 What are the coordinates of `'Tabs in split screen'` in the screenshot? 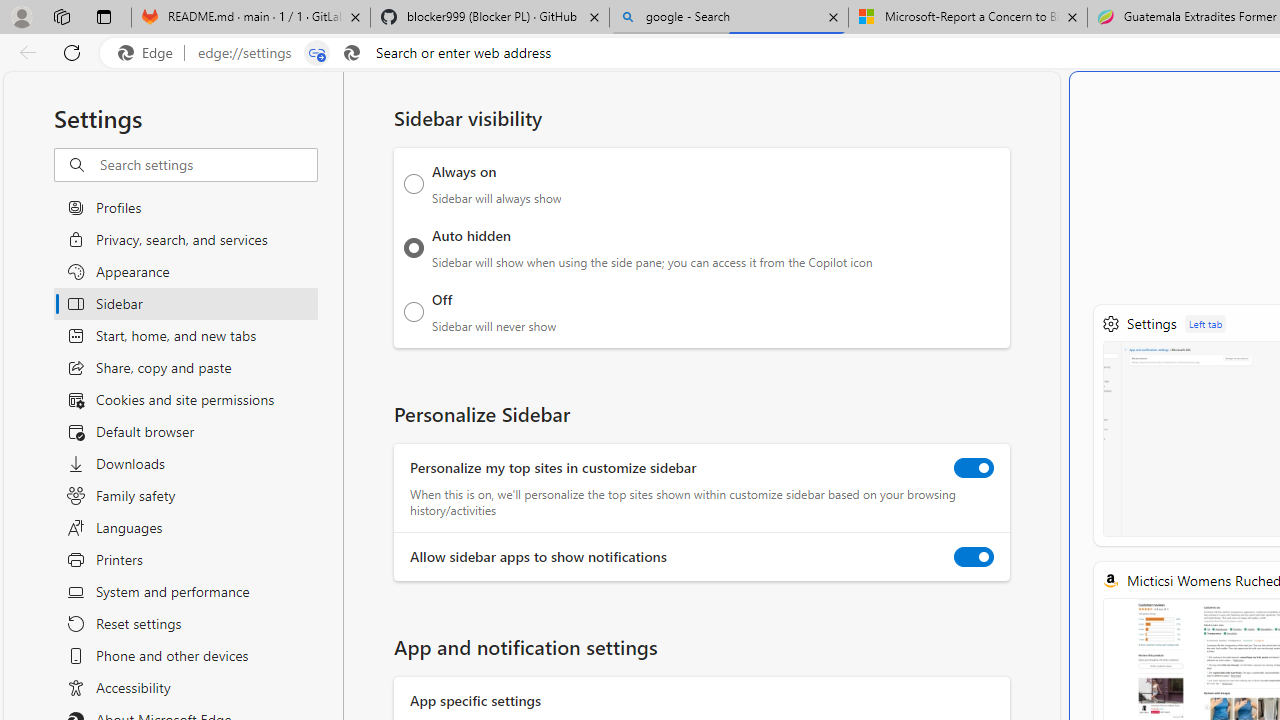 It's located at (316, 52).